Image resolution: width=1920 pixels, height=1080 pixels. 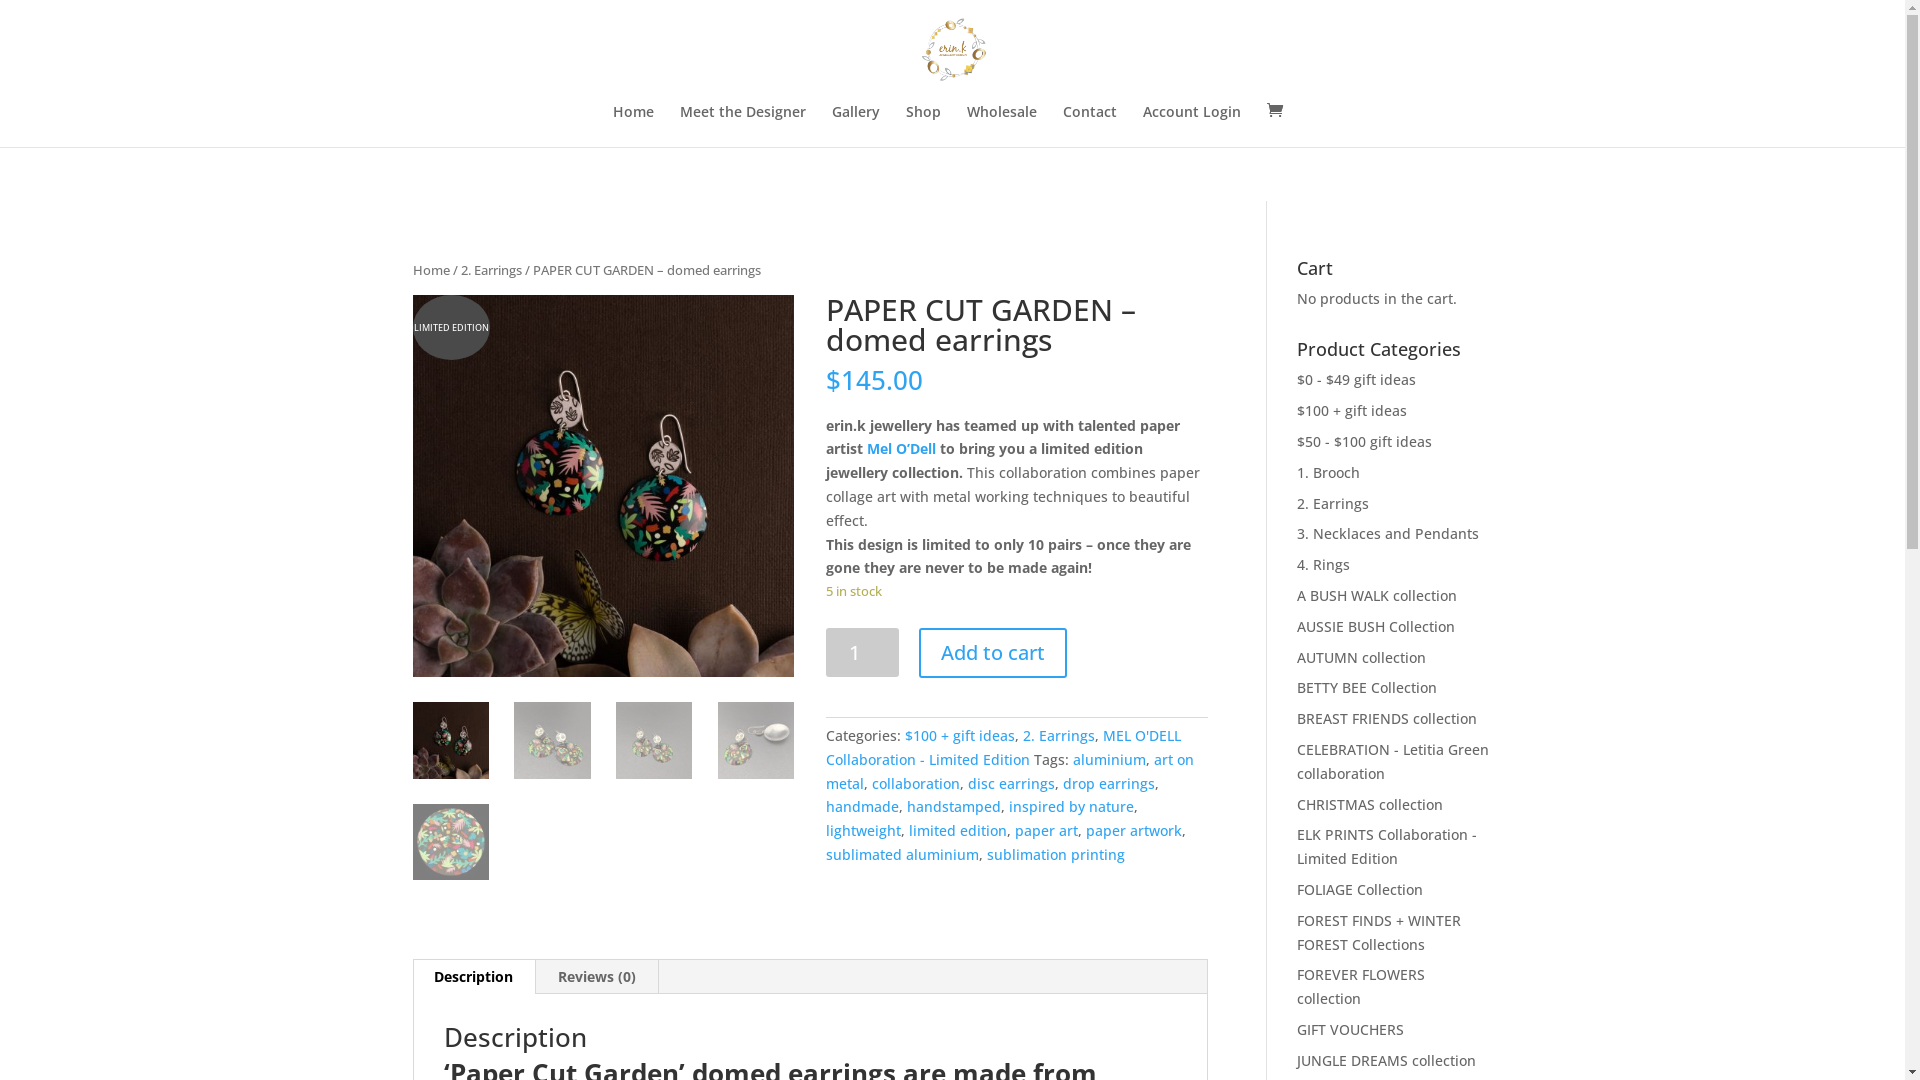 What do you see at coordinates (1107, 782) in the screenshot?
I see `'drop earrings'` at bounding box center [1107, 782].